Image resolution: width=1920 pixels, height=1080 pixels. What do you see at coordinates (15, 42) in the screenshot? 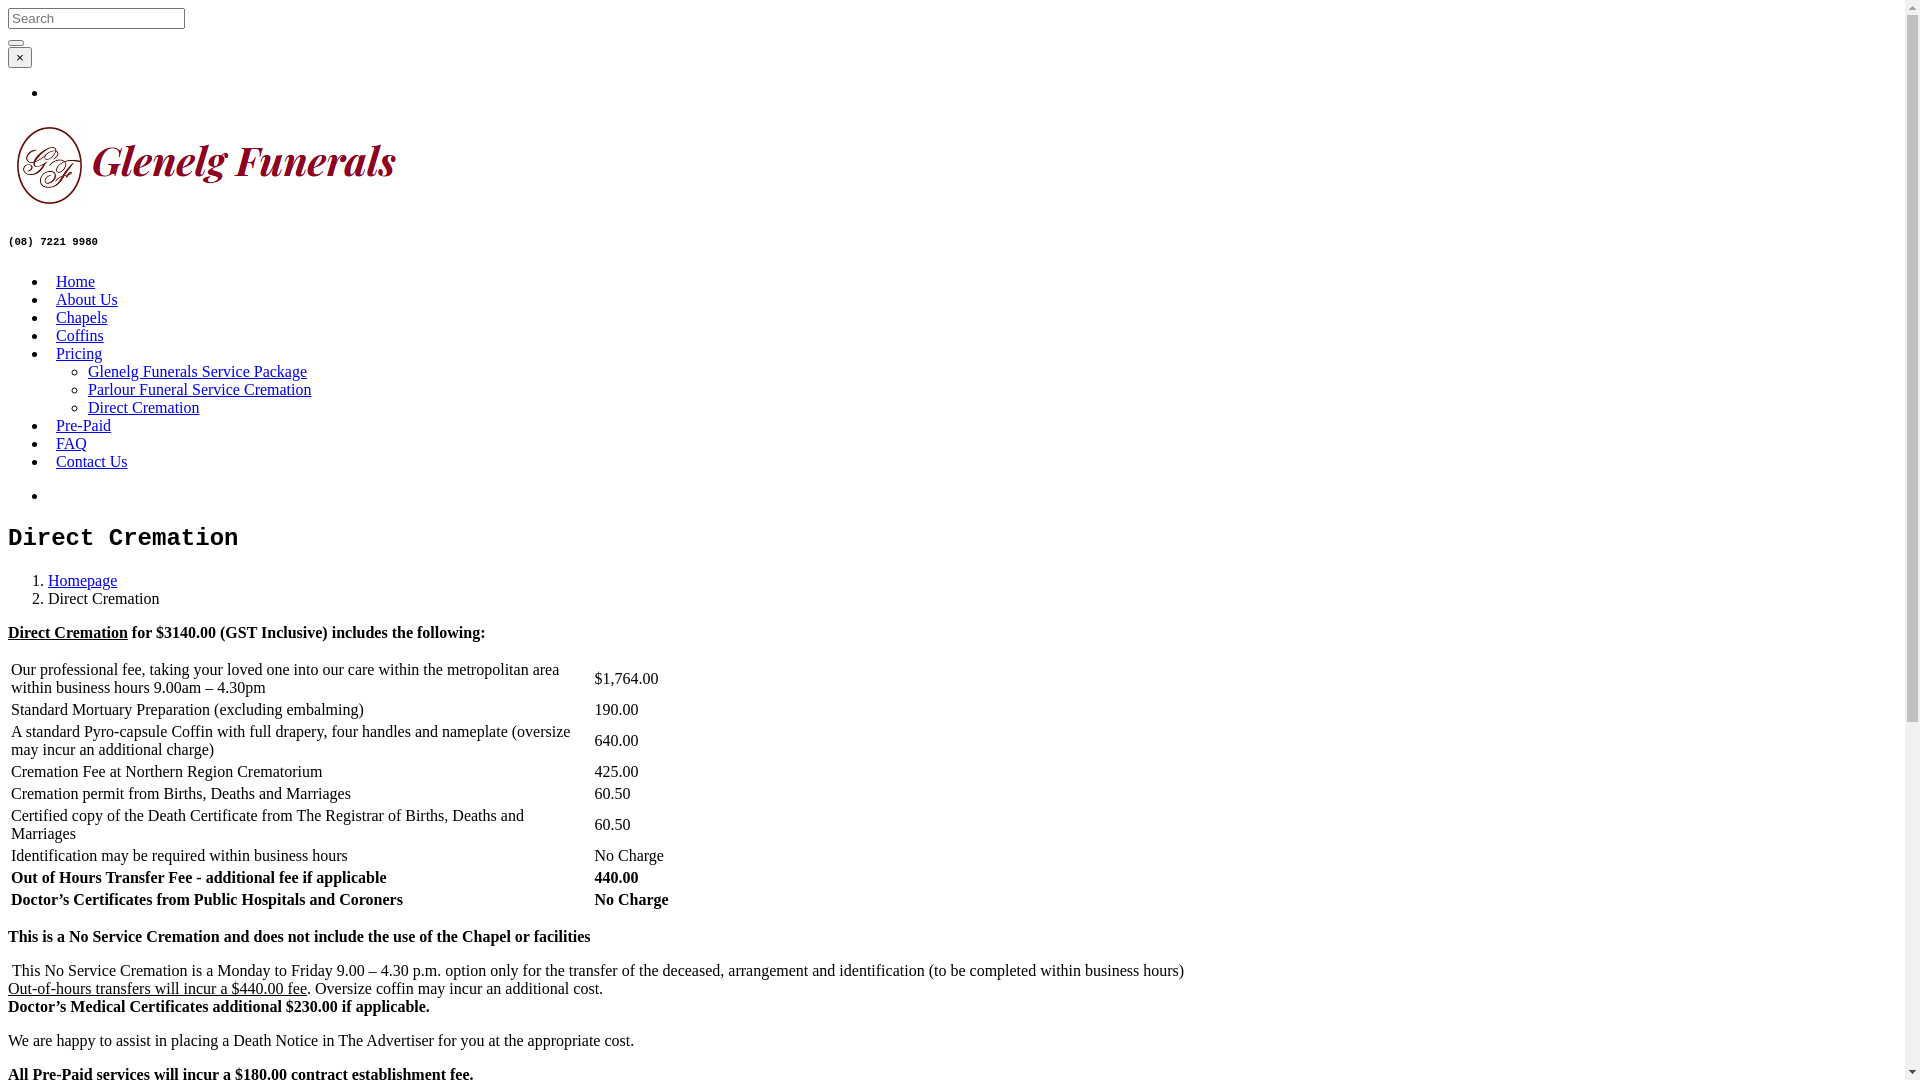
I see `'Search'` at bounding box center [15, 42].